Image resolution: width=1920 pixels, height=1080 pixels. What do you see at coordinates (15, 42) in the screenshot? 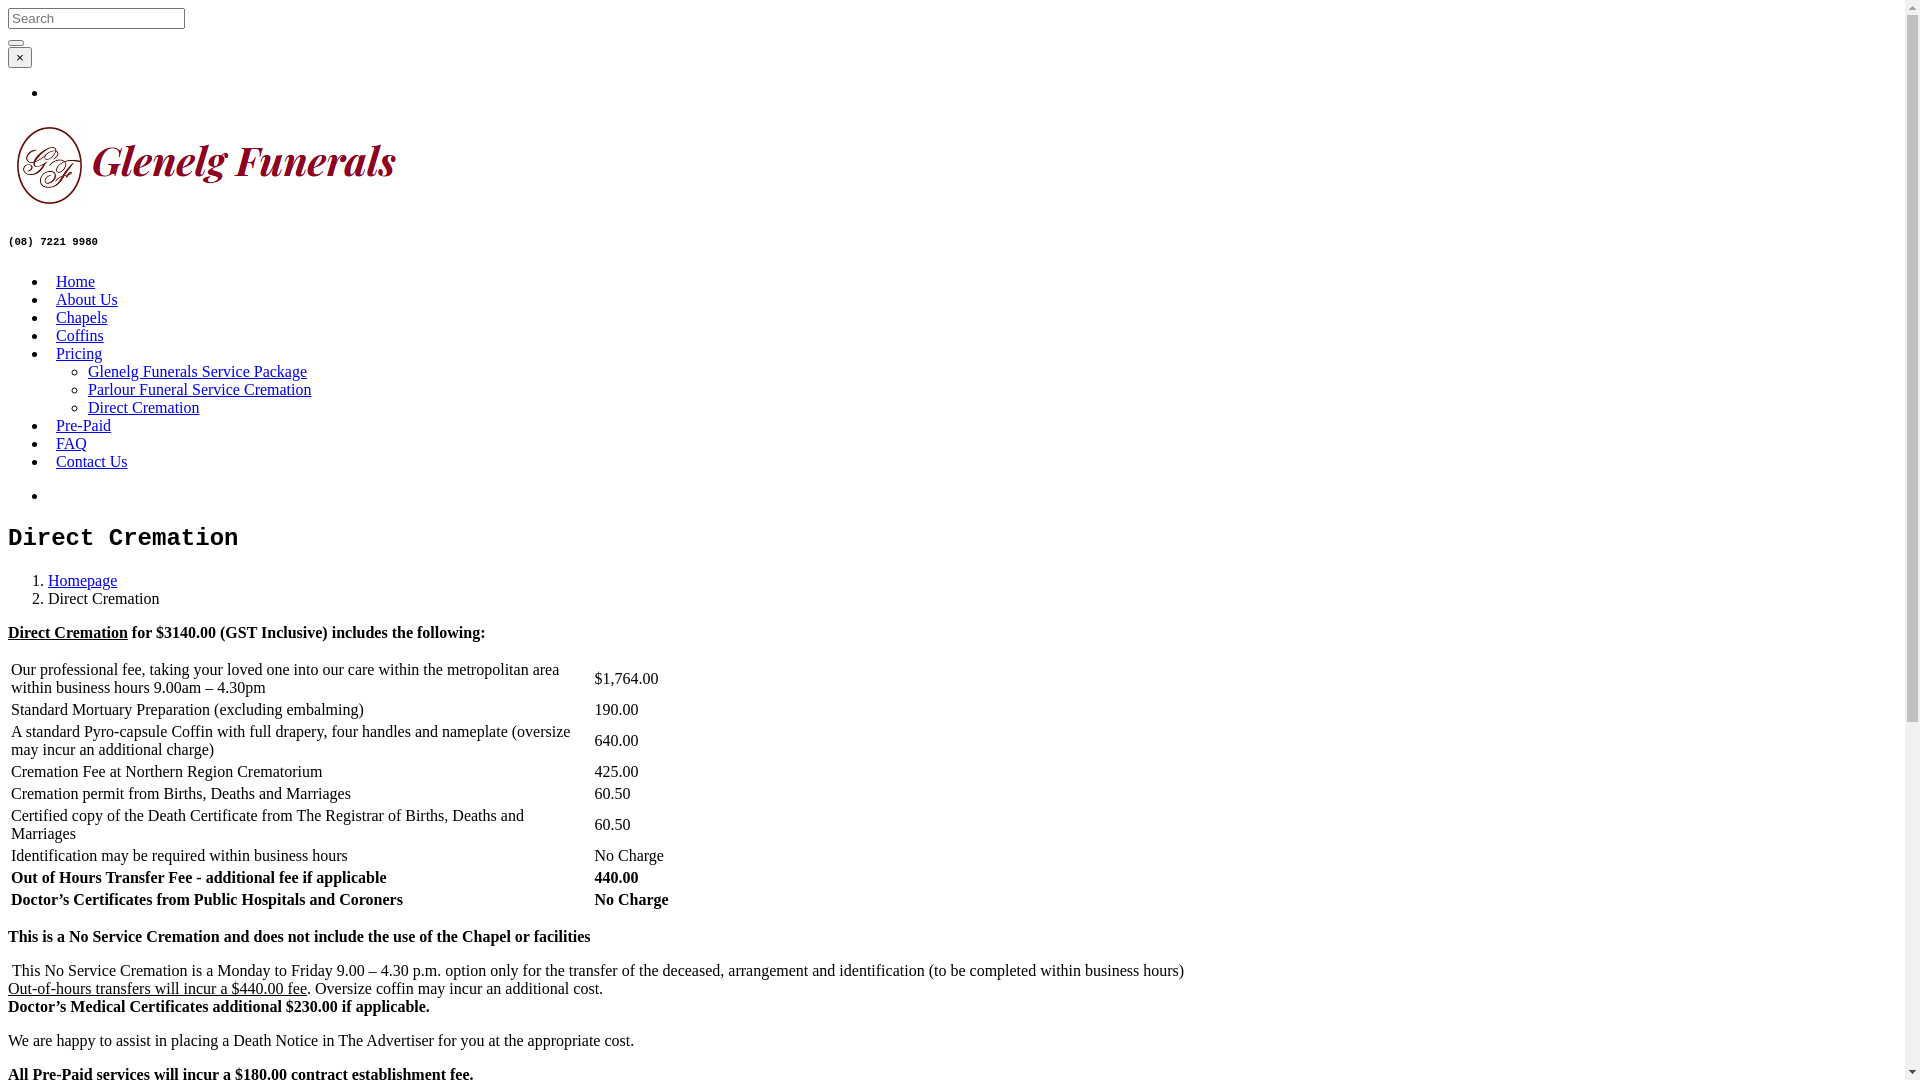
I see `'Search'` at bounding box center [15, 42].